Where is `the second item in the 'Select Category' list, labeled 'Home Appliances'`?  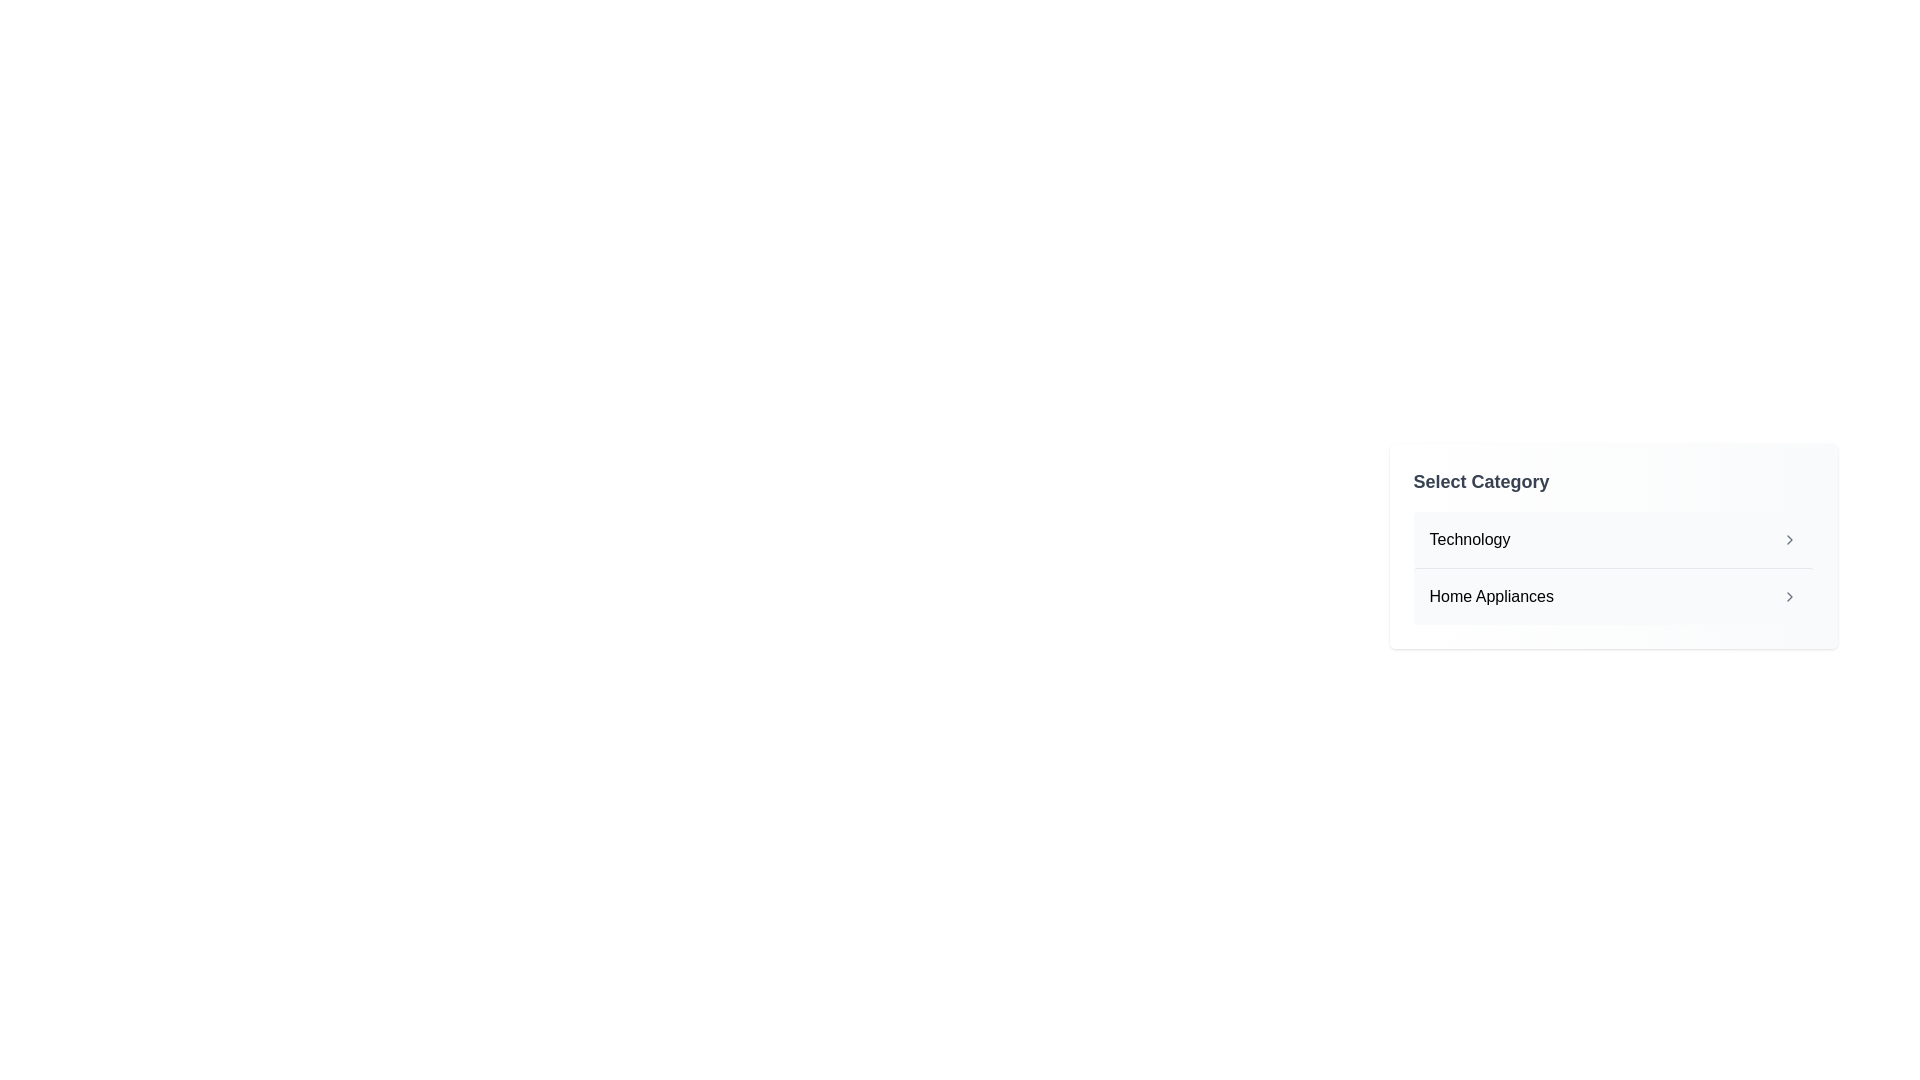 the second item in the 'Select Category' list, labeled 'Home Appliances' is located at coordinates (1613, 595).